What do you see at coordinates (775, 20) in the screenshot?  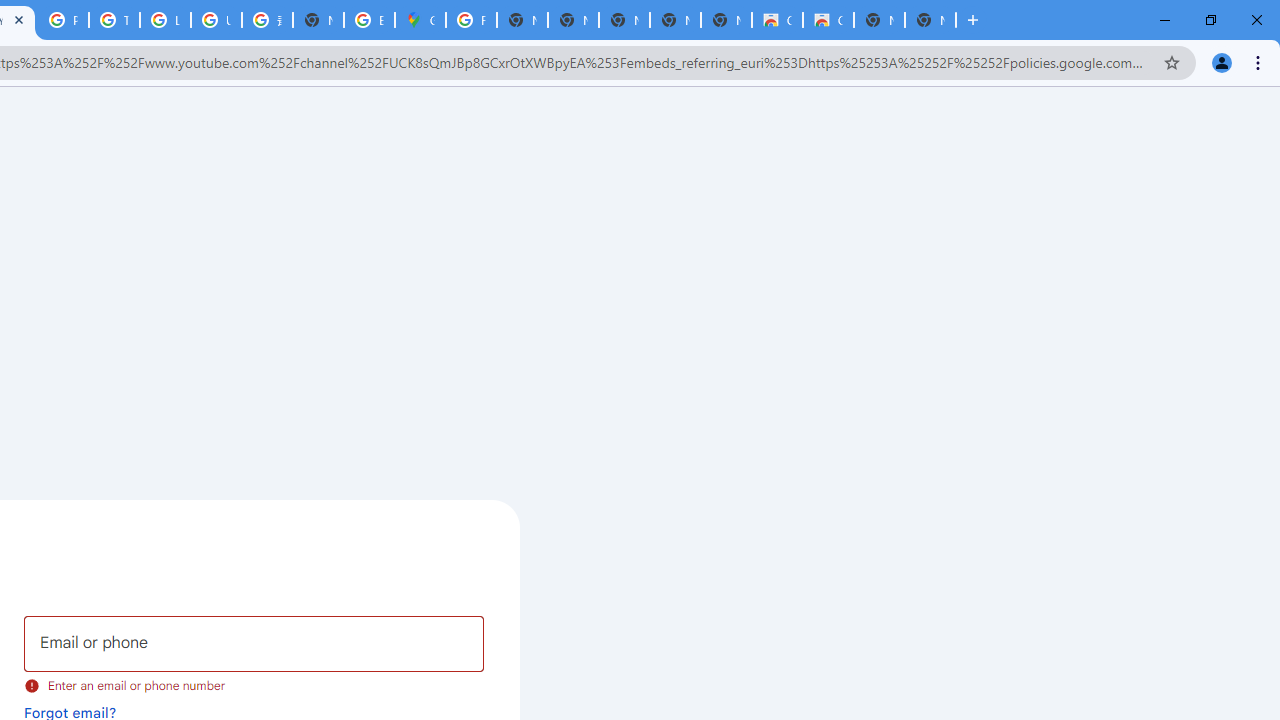 I see `'Classic Blue - Chrome Web Store'` at bounding box center [775, 20].